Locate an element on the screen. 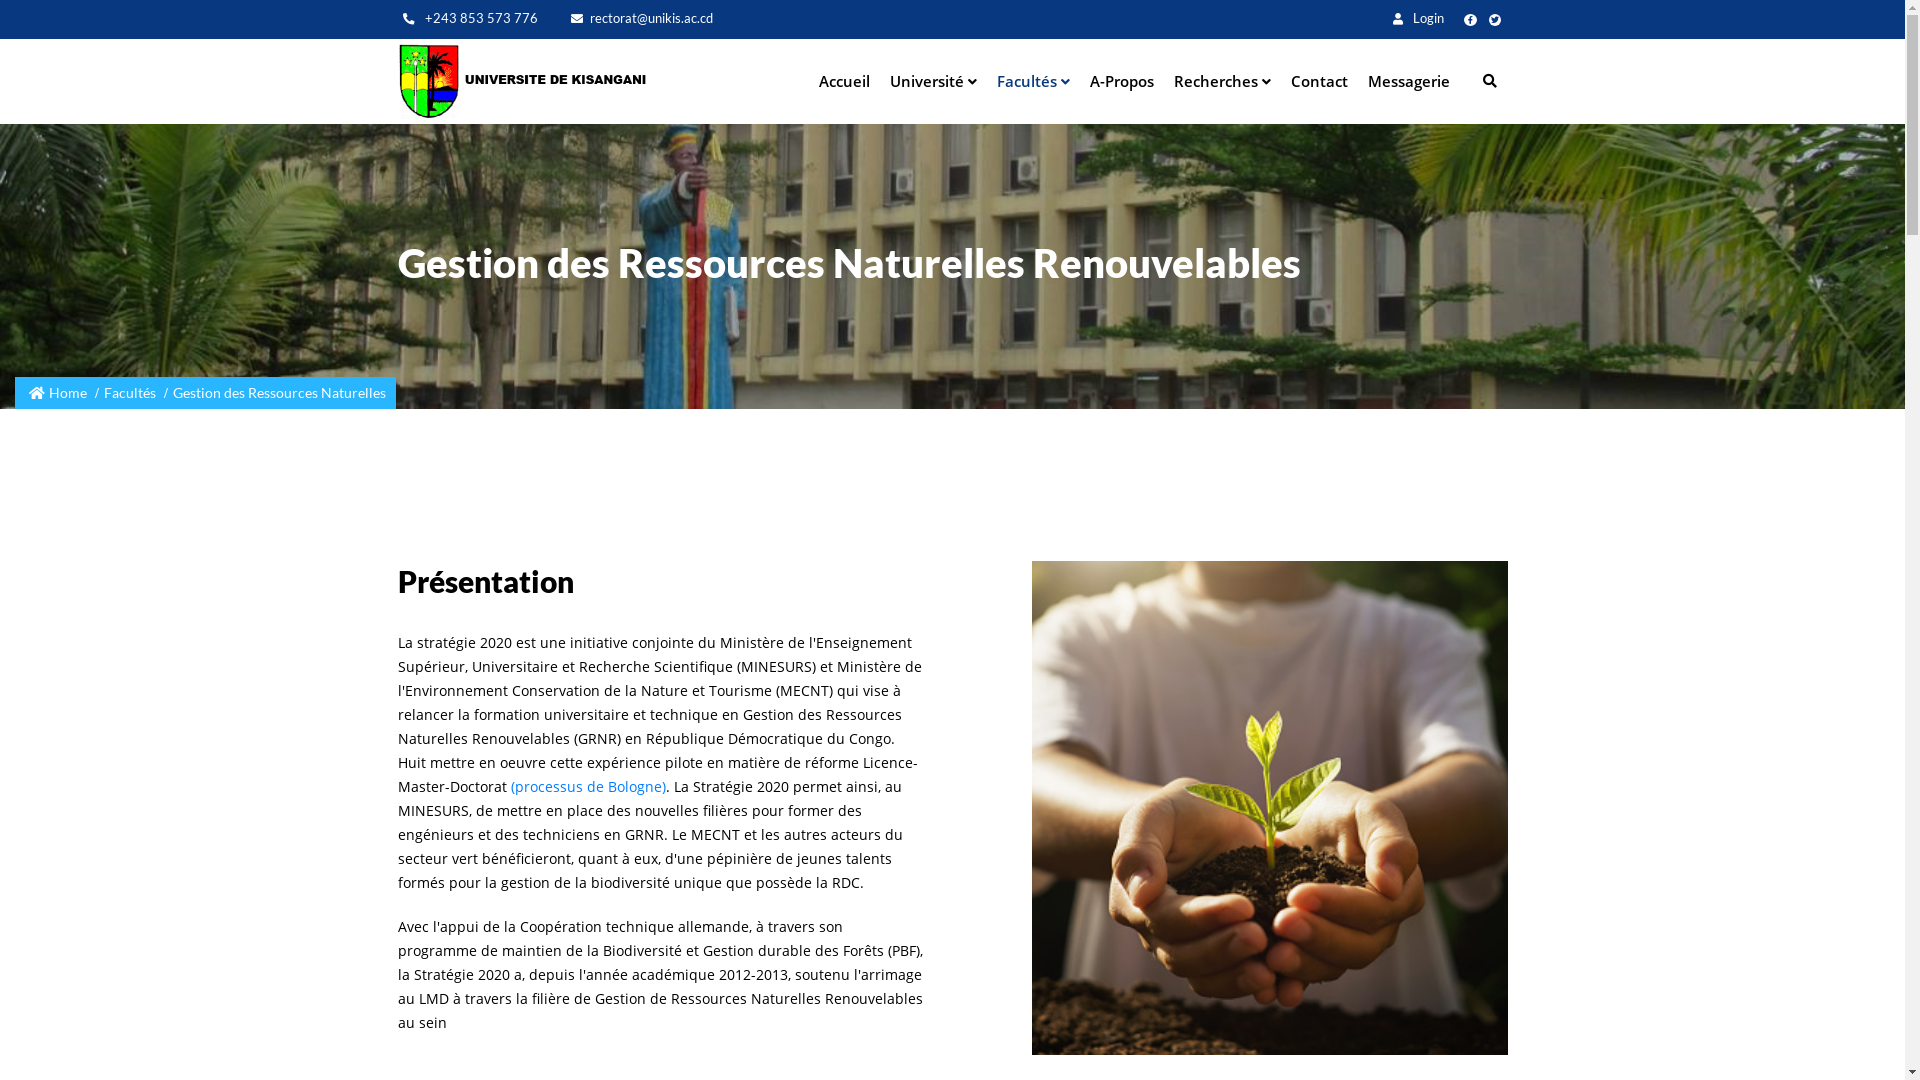  'agro' is located at coordinates (1268, 806).